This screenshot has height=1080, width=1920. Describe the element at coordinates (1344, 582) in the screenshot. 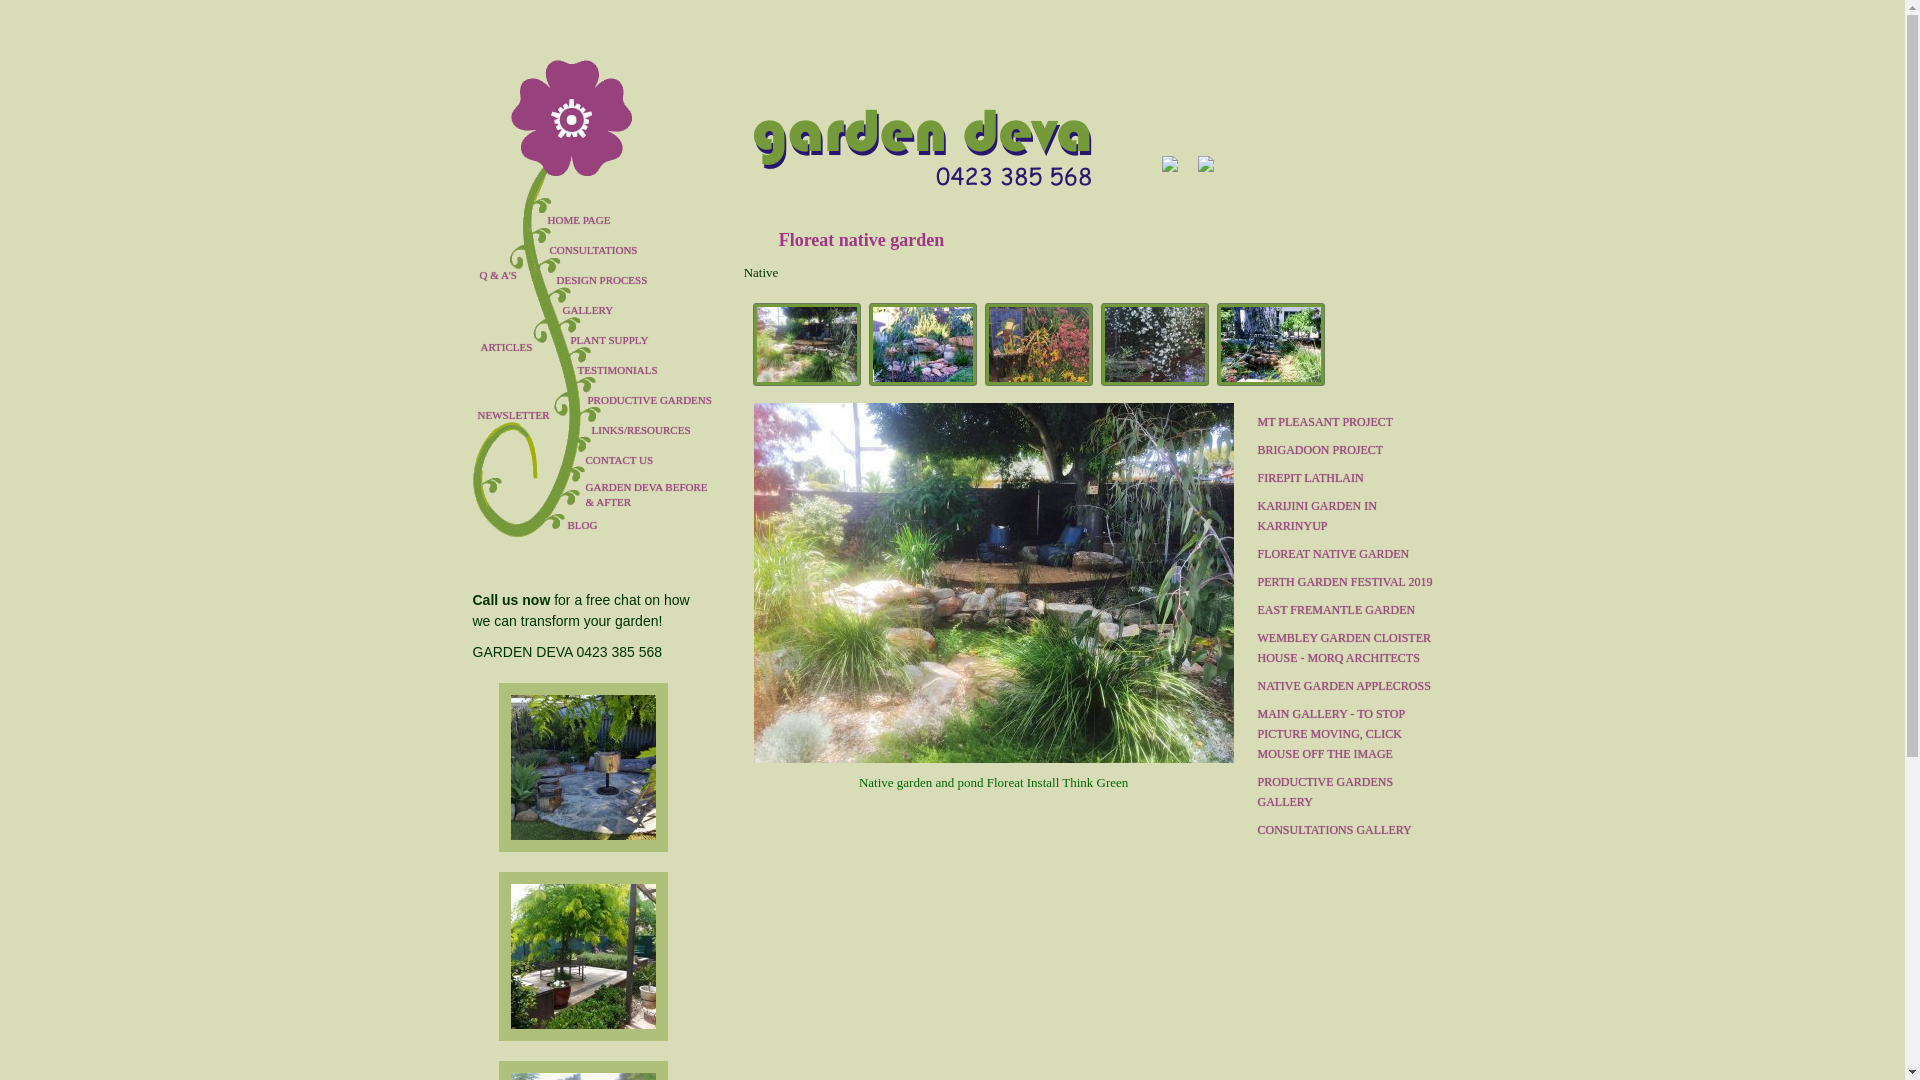

I see `'PERTH GARDEN FESTIVAL 2019'` at that location.